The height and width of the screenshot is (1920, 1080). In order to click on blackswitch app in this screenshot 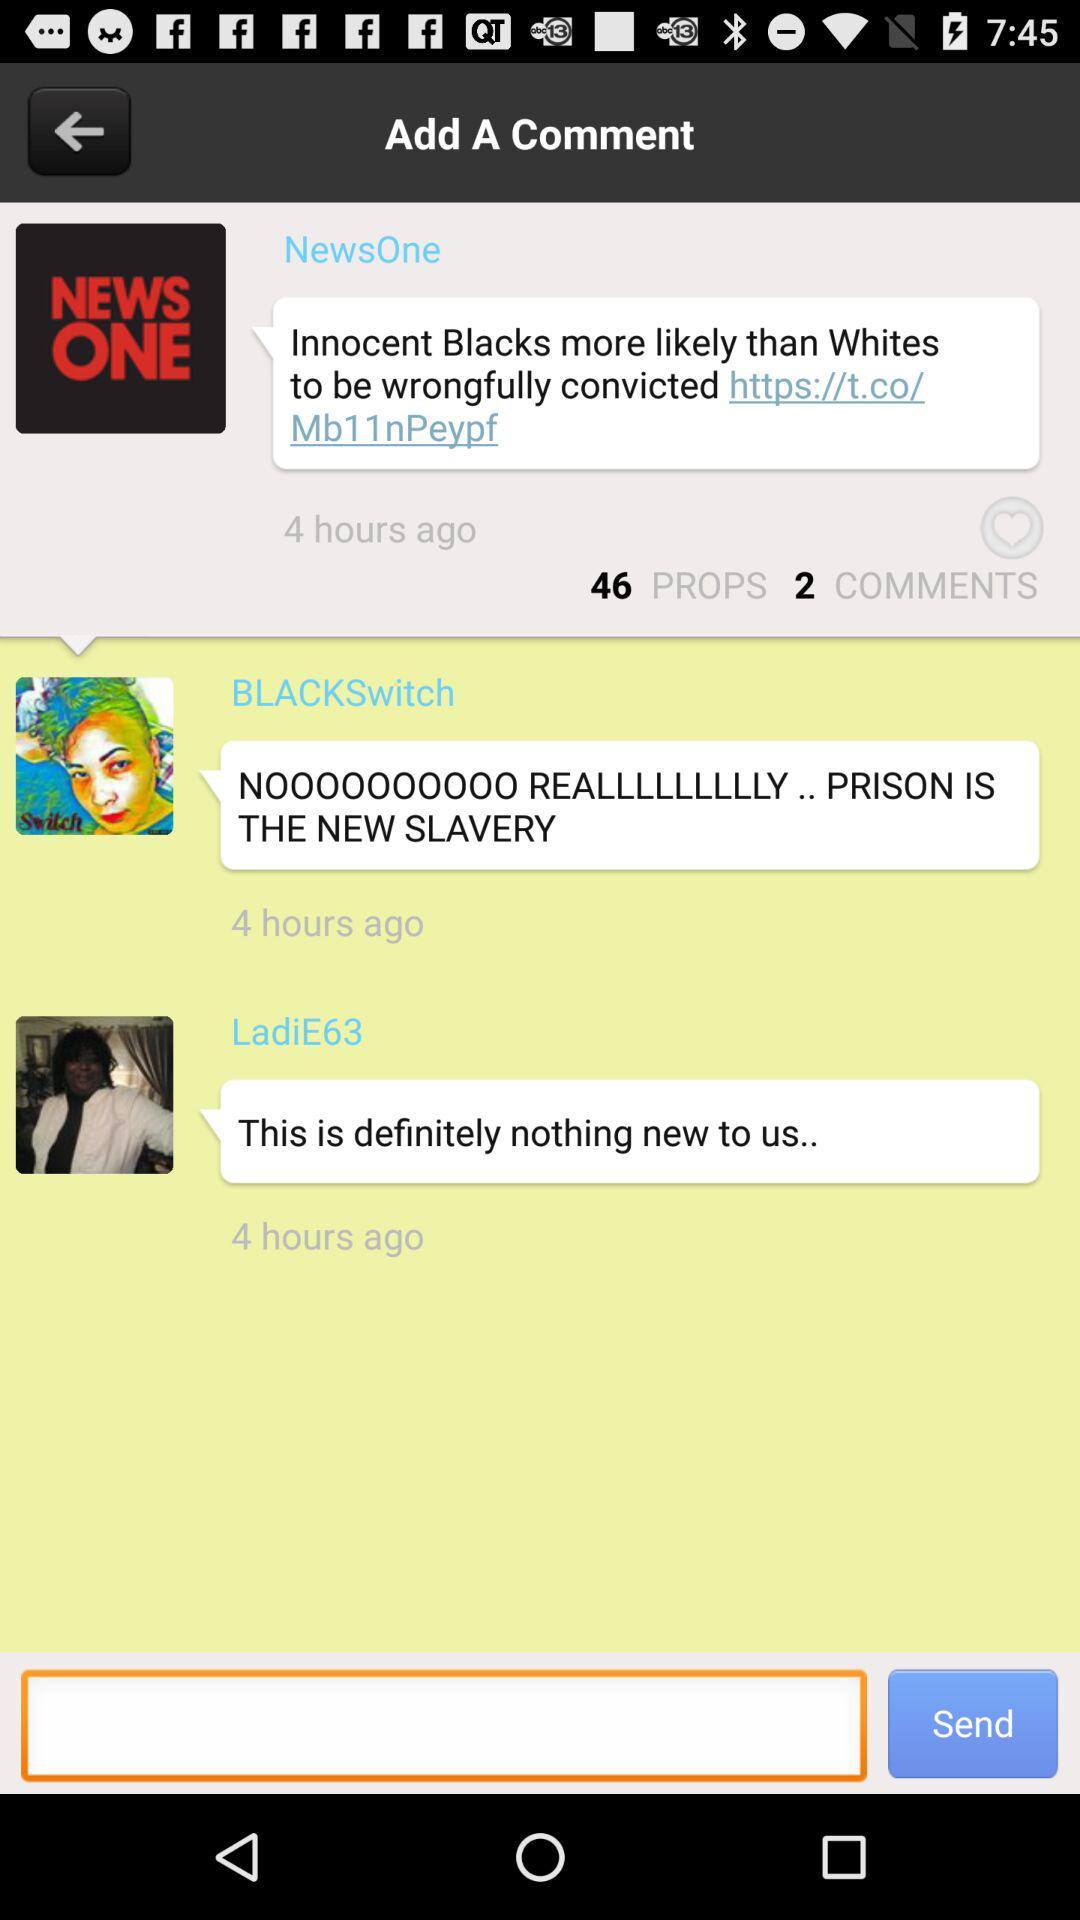, I will do `click(342, 691)`.